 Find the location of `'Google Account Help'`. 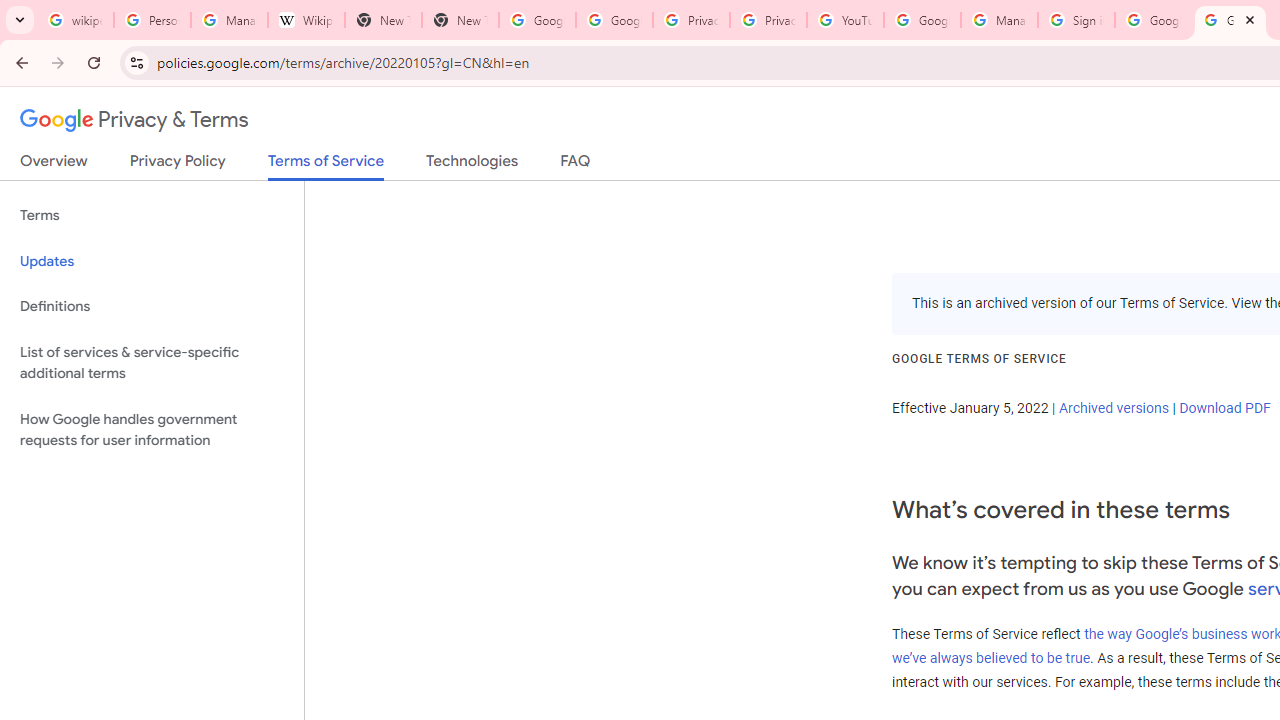

'Google Account Help' is located at coordinates (921, 20).